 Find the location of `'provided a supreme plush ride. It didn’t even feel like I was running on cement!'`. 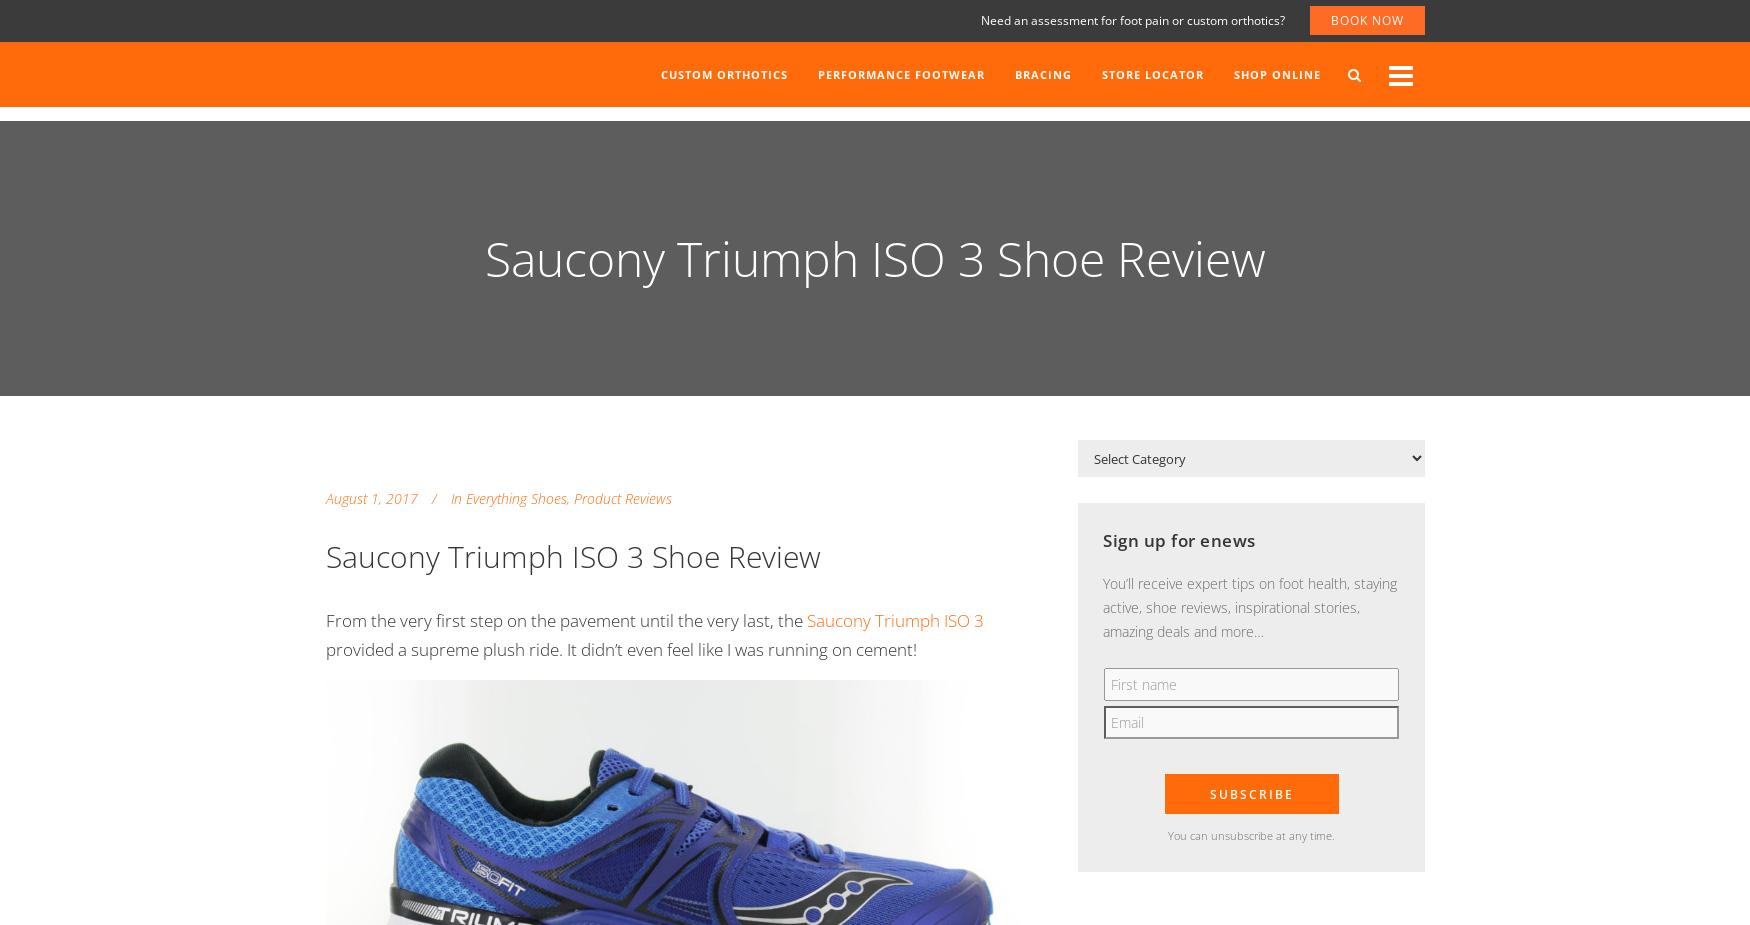

'provided a supreme plush ride. It didn’t even feel like I was running on cement!' is located at coordinates (326, 648).